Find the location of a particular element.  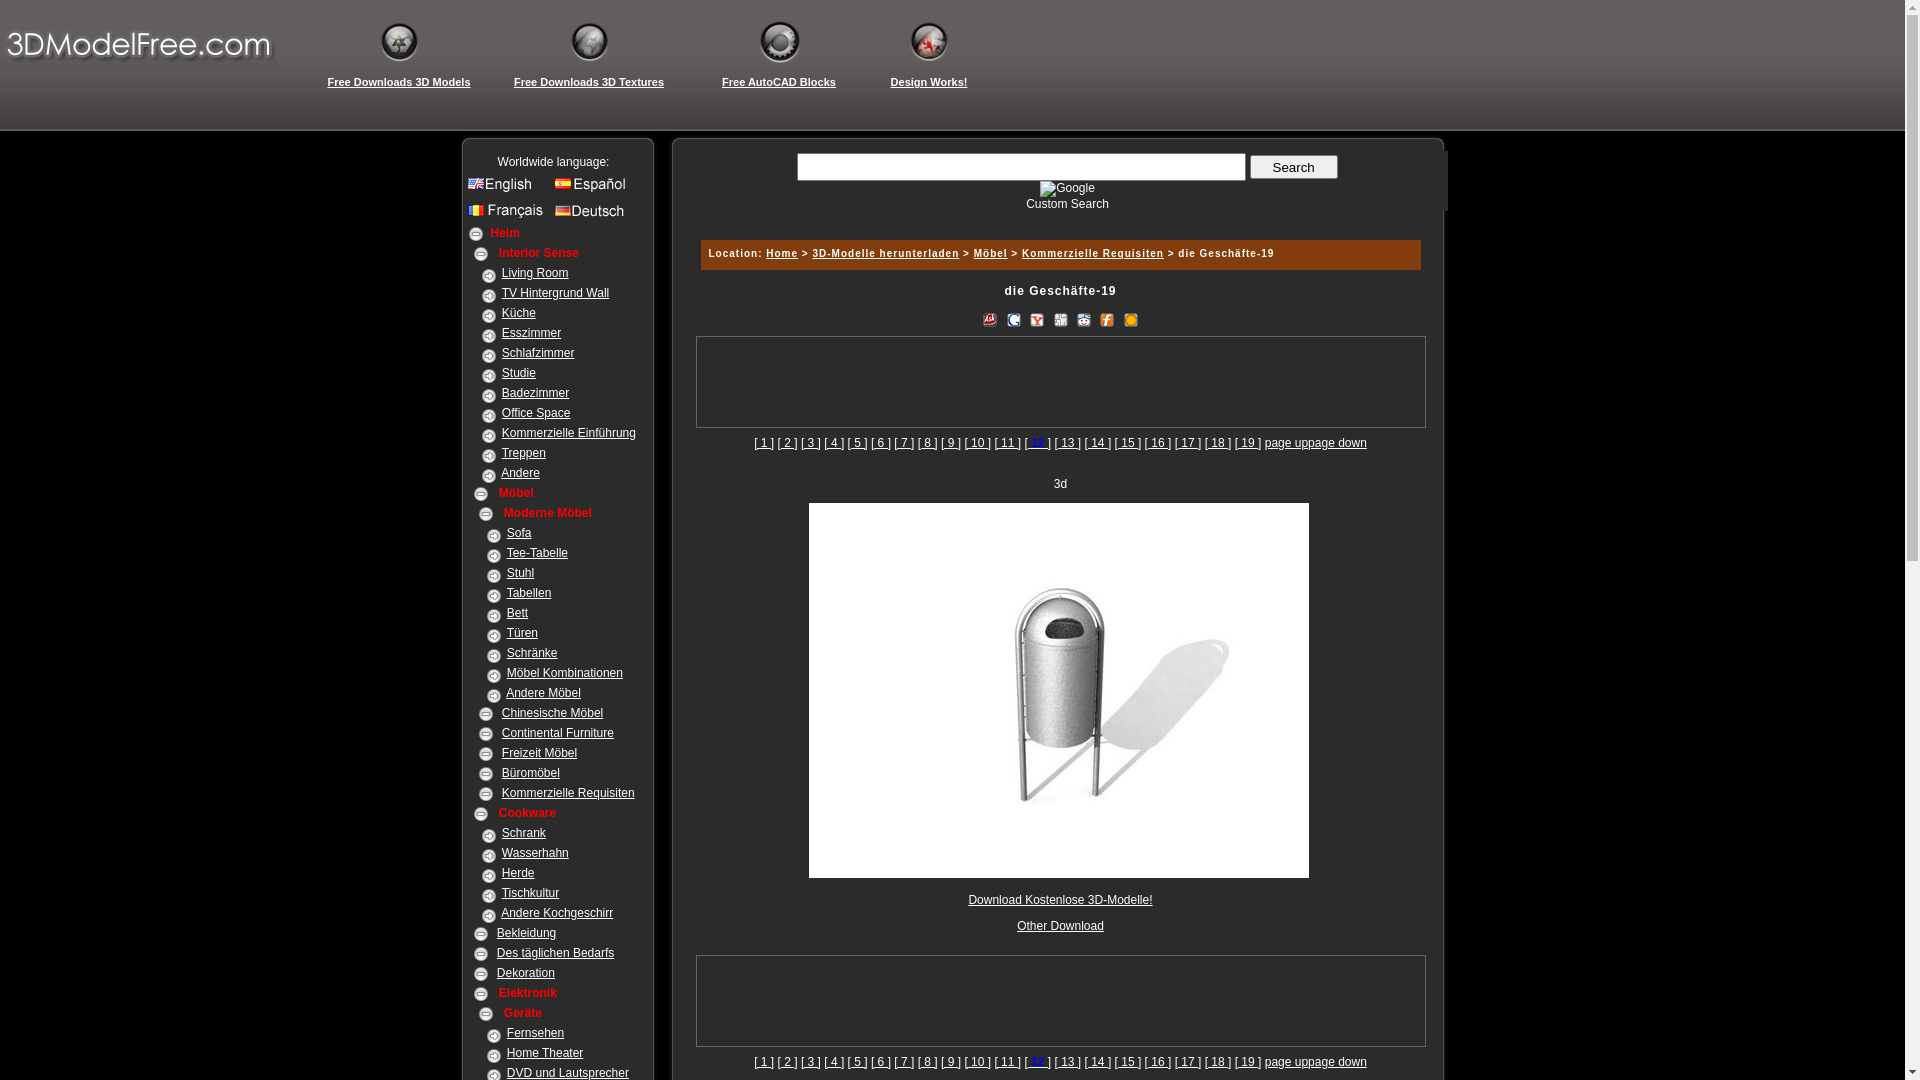

'Tabellen' is located at coordinates (529, 592).